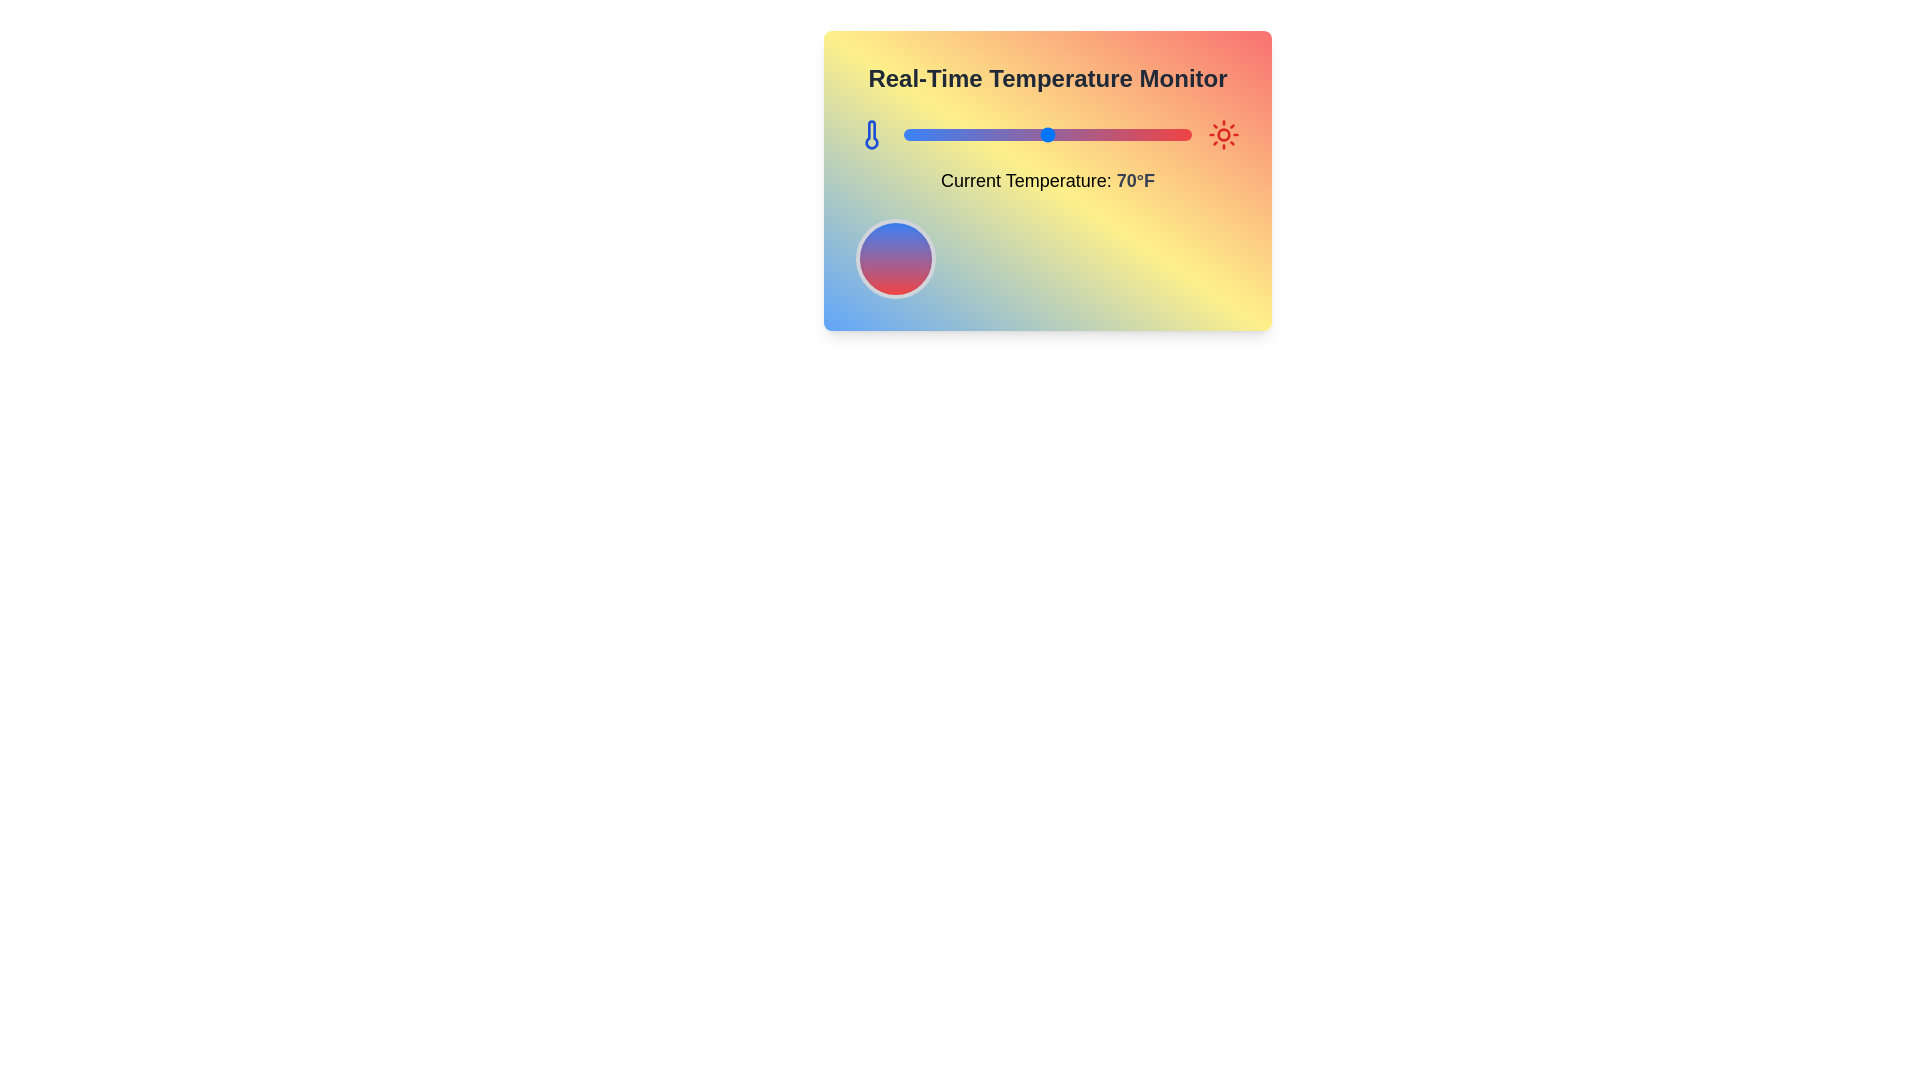 The height and width of the screenshot is (1080, 1920). I want to click on the temperature slider to set the temperature to 67°F, so click(1039, 135).